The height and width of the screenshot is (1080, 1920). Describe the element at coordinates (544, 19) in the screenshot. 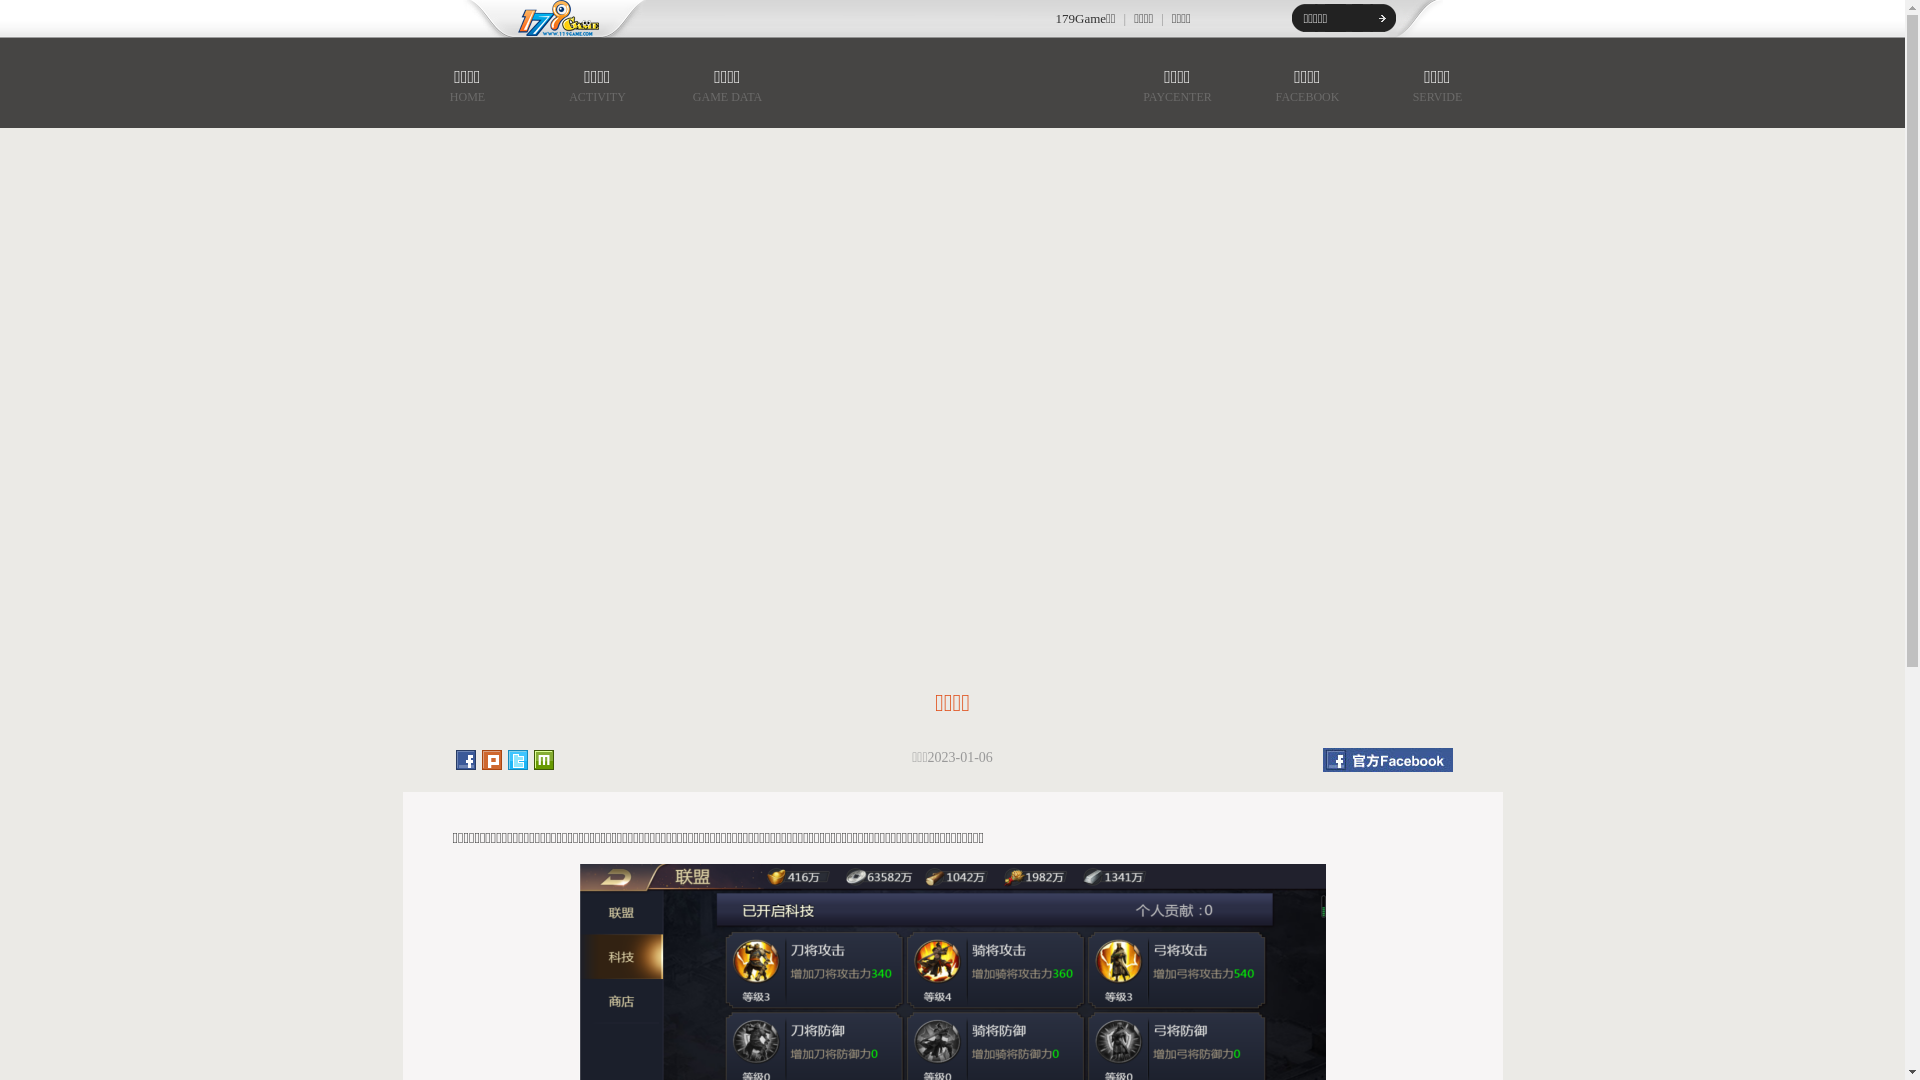

I see `'179game'` at that location.